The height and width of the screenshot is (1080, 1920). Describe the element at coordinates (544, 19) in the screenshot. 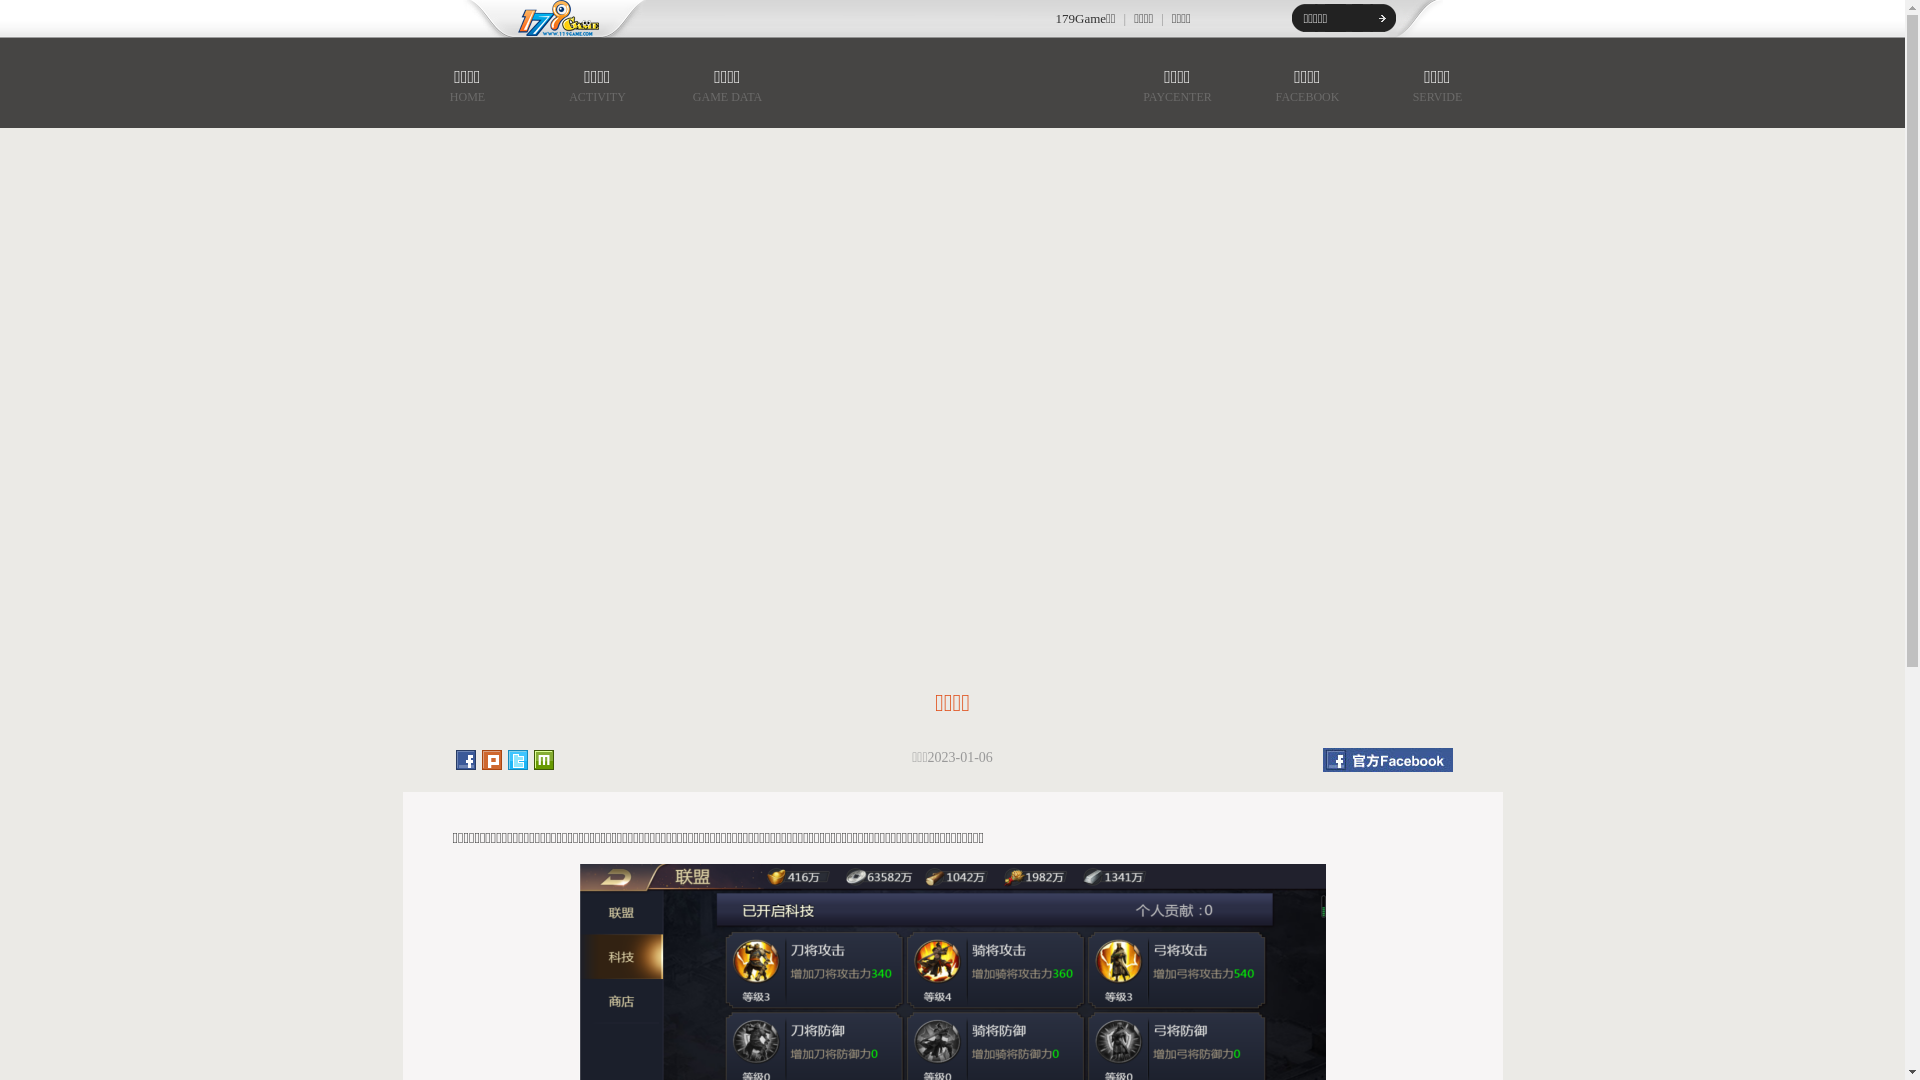

I see `'179game'` at that location.